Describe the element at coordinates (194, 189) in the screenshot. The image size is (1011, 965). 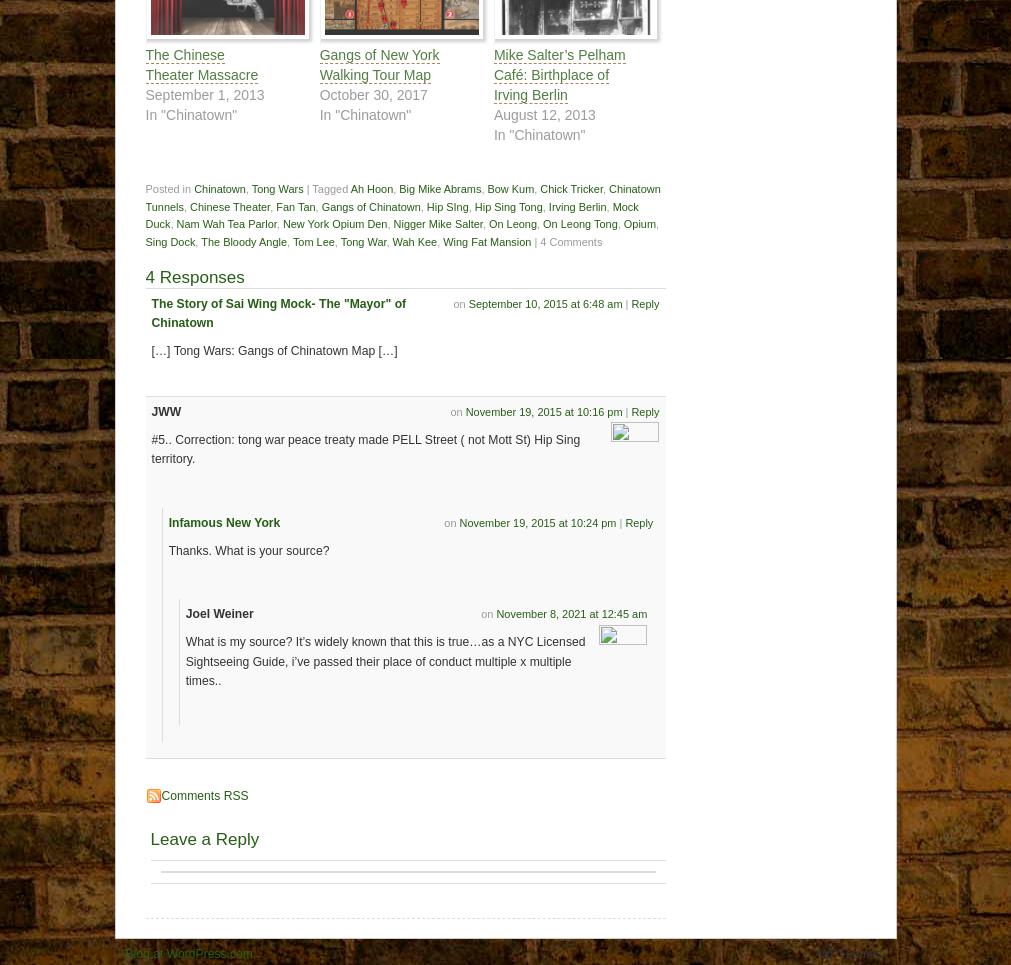
I see `'Chinatown'` at that location.